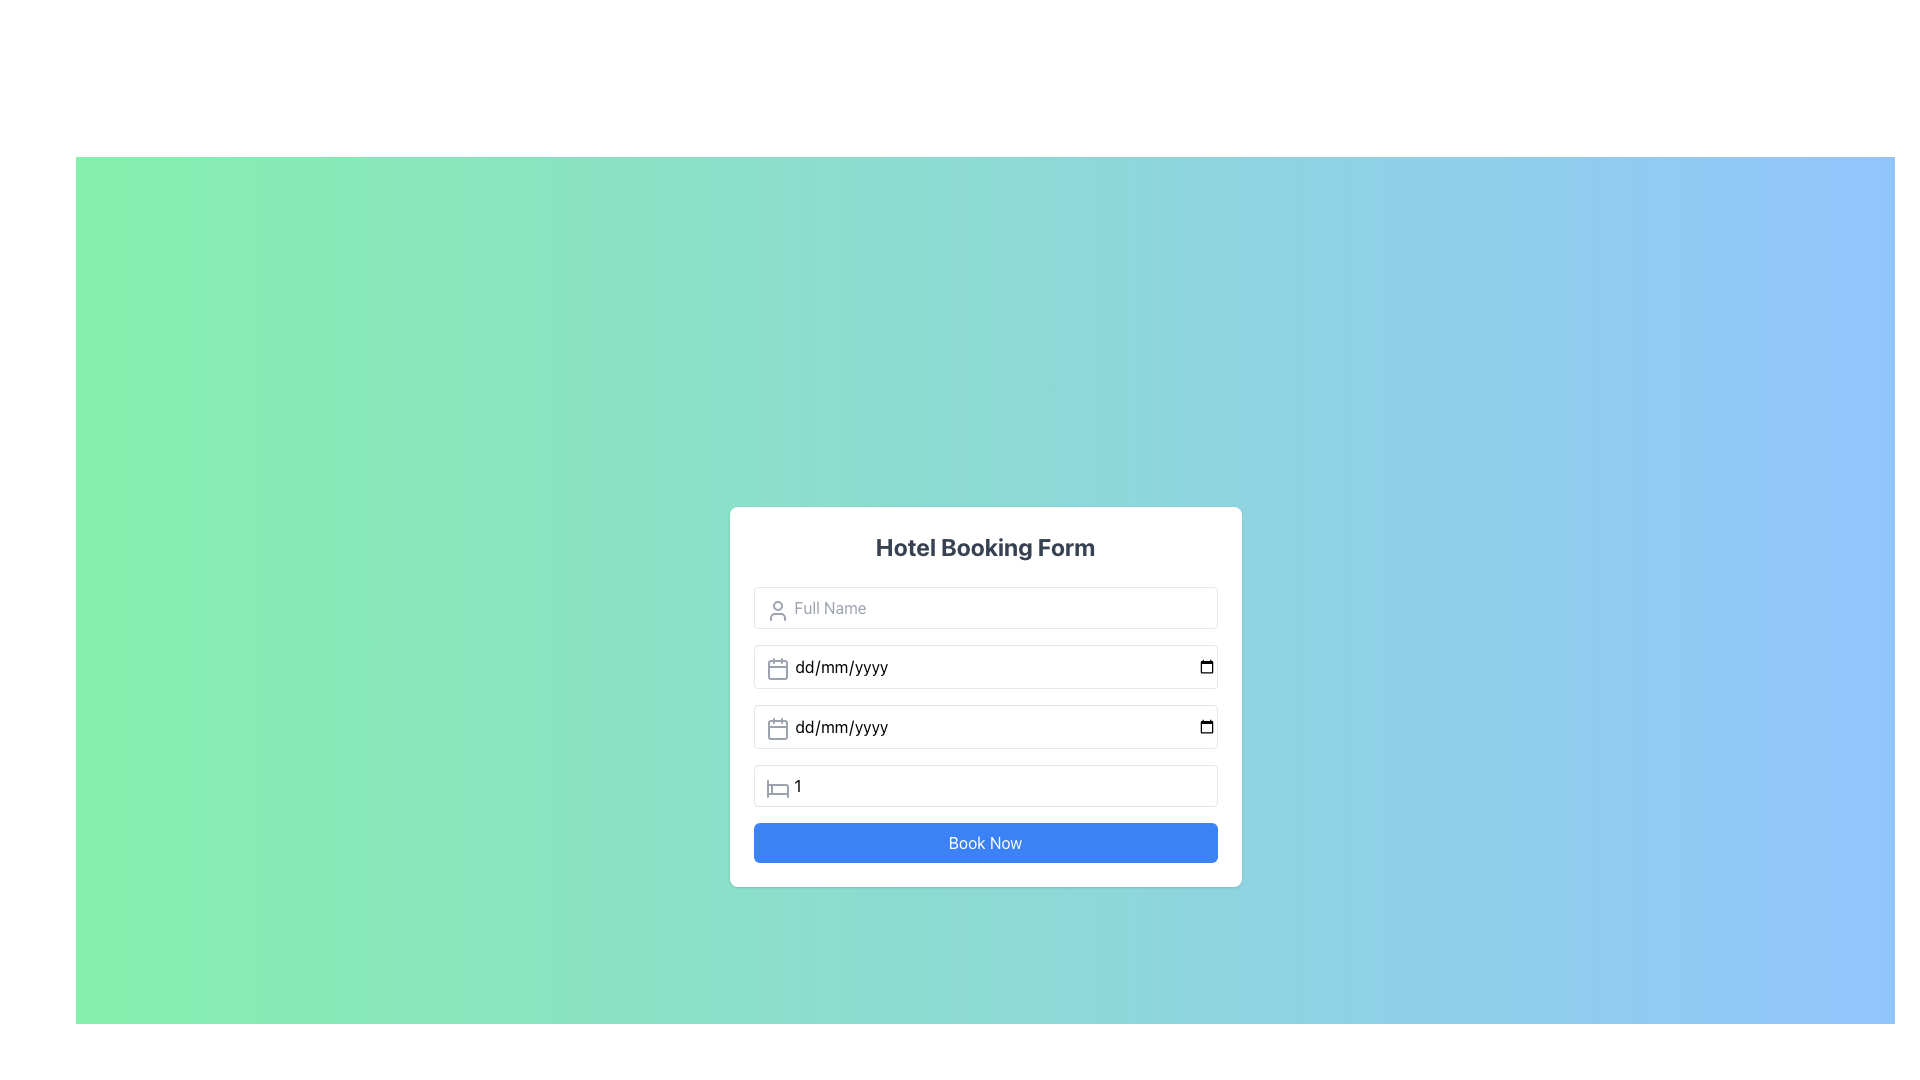 This screenshot has width=1920, height=1080. What do you see at coordinates (776, 788) in the screenshot?
I see `the gray SVG bed icon located at the beginning of the 'Guests' input field in the 'Hotel Booking Form'` at bounding box center [776, 788].